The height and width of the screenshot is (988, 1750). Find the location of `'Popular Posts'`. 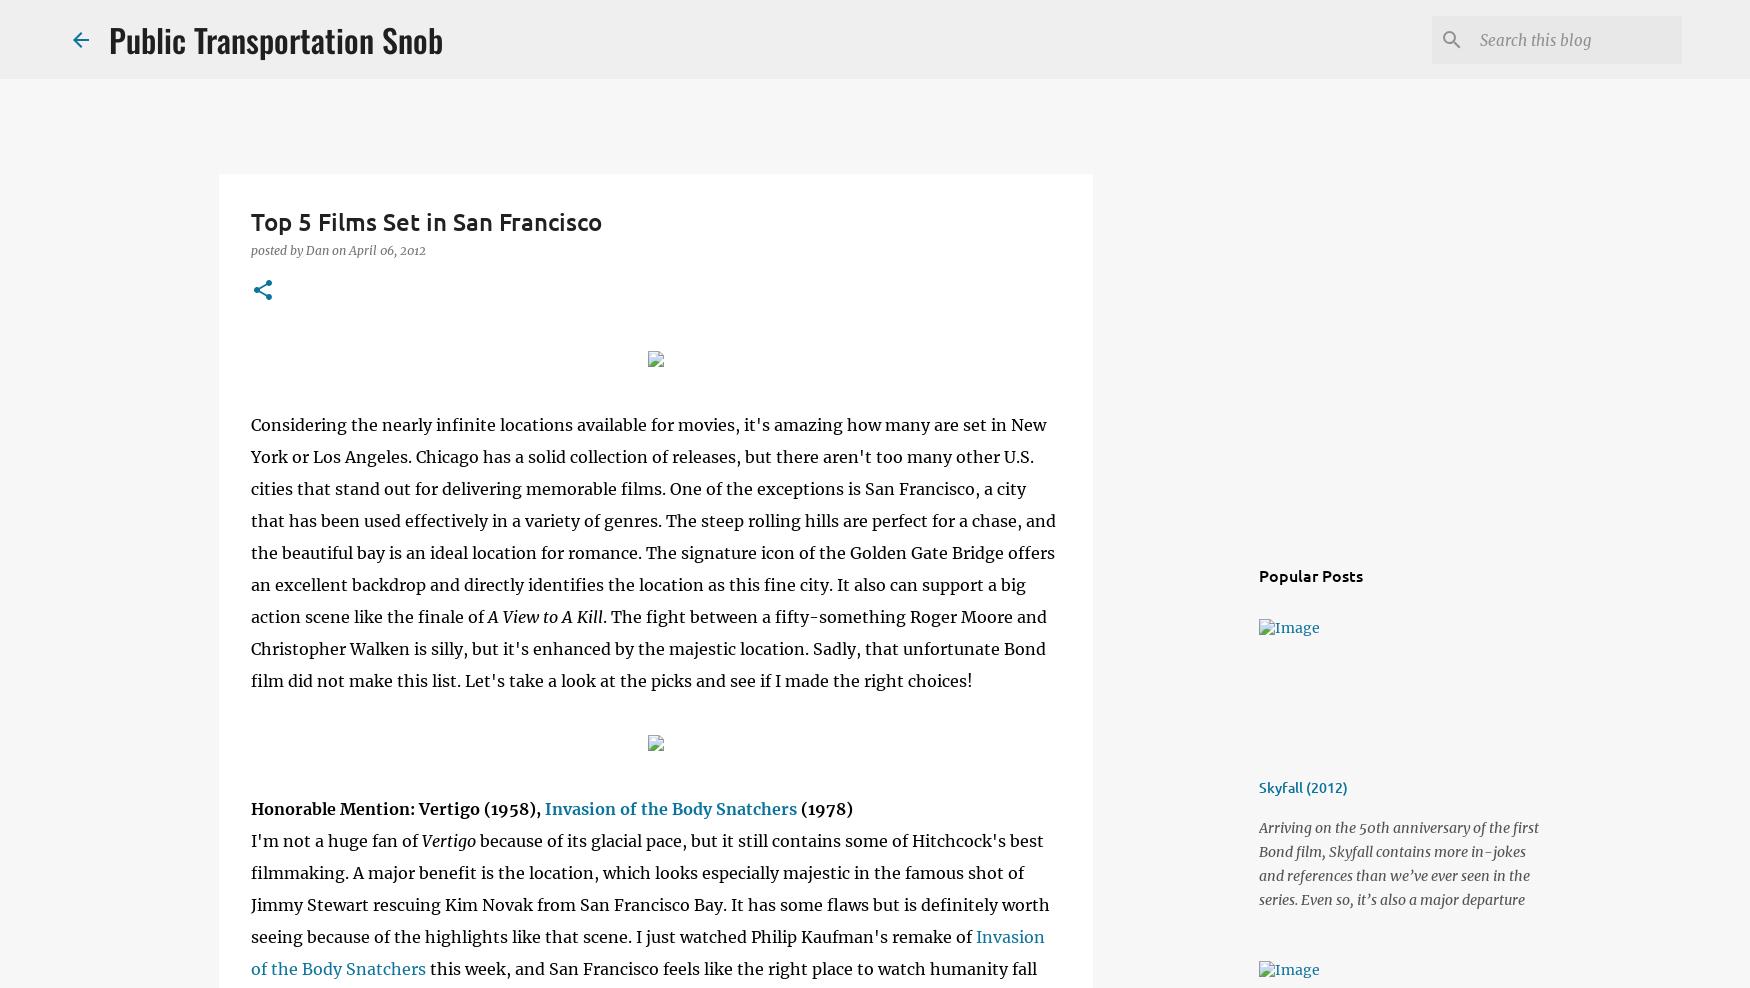

'Popular Posts' is located at coordinates (1309, 575).